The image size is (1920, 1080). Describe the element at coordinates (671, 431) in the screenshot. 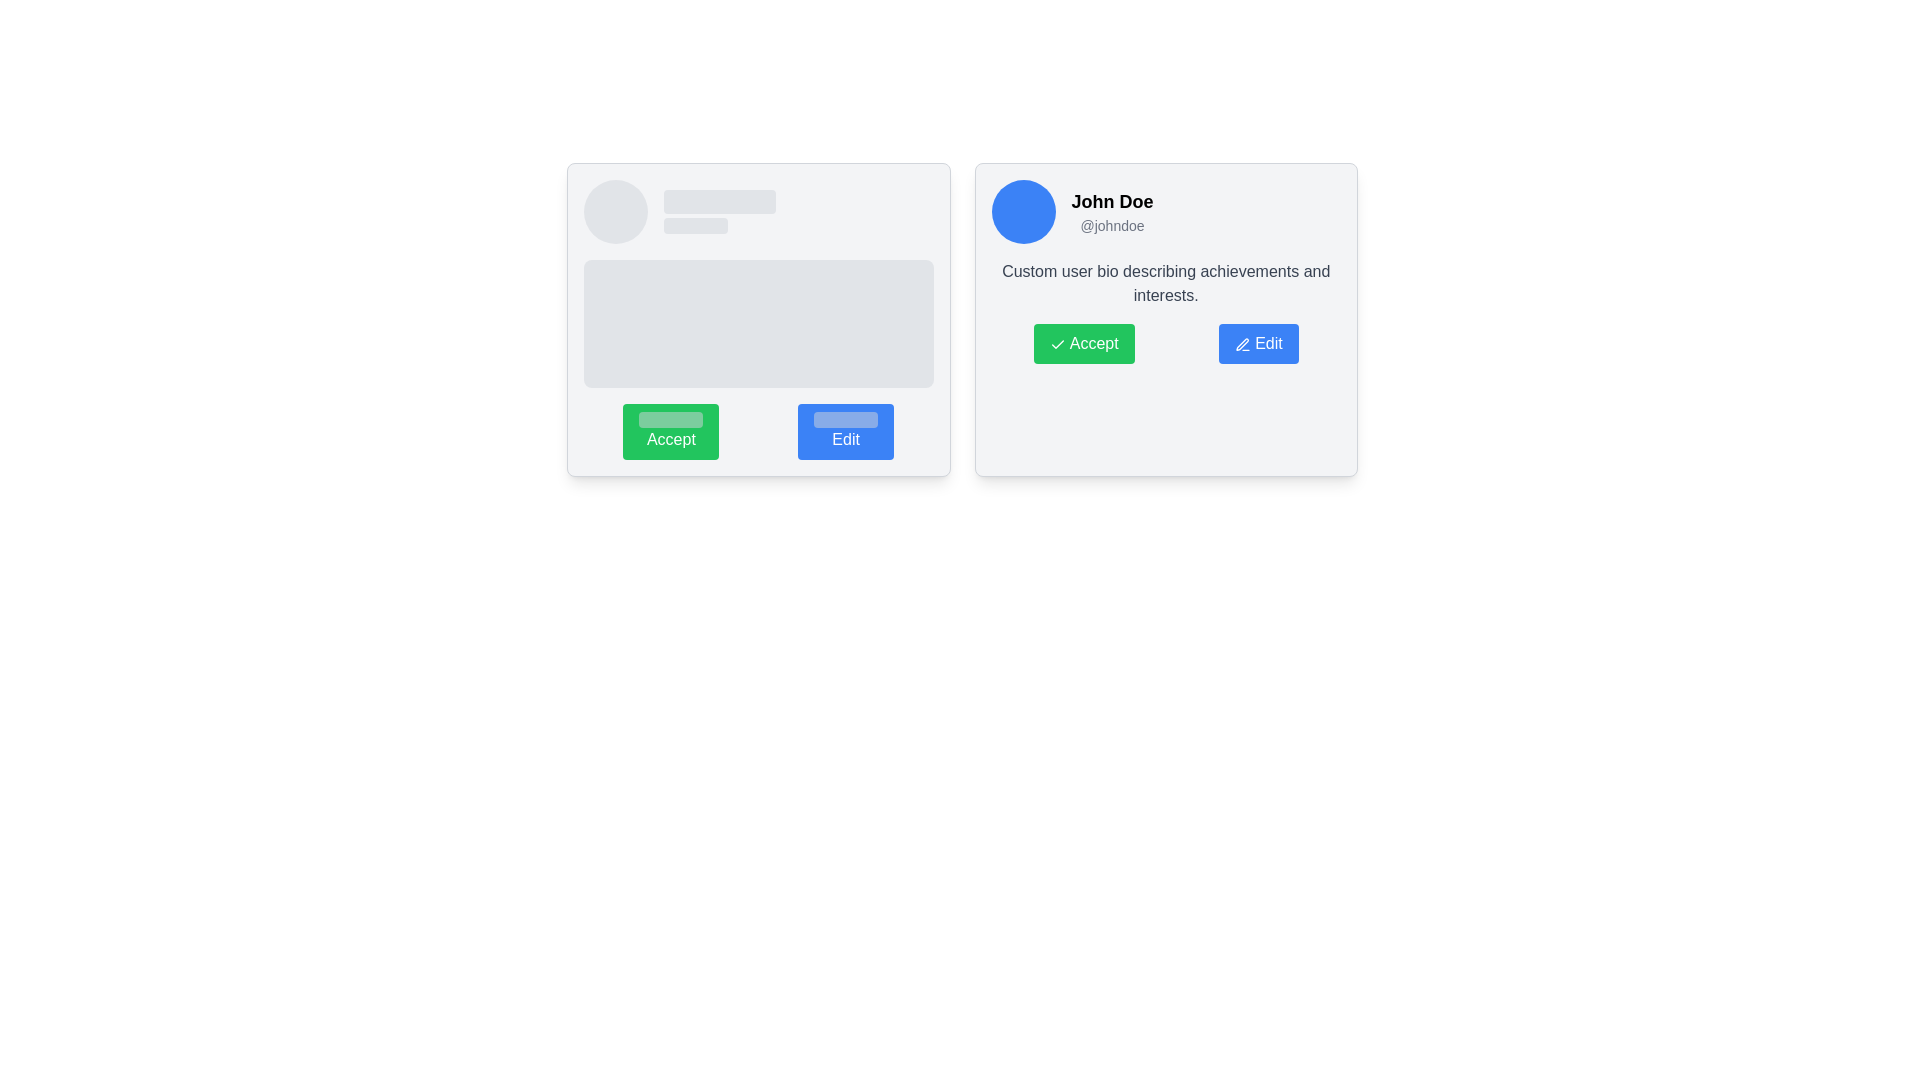

I see `the 'Accept' button, which has a green background and white text, located below a gray placeholder element and to the left of a blue 'Edit' button` at that location.